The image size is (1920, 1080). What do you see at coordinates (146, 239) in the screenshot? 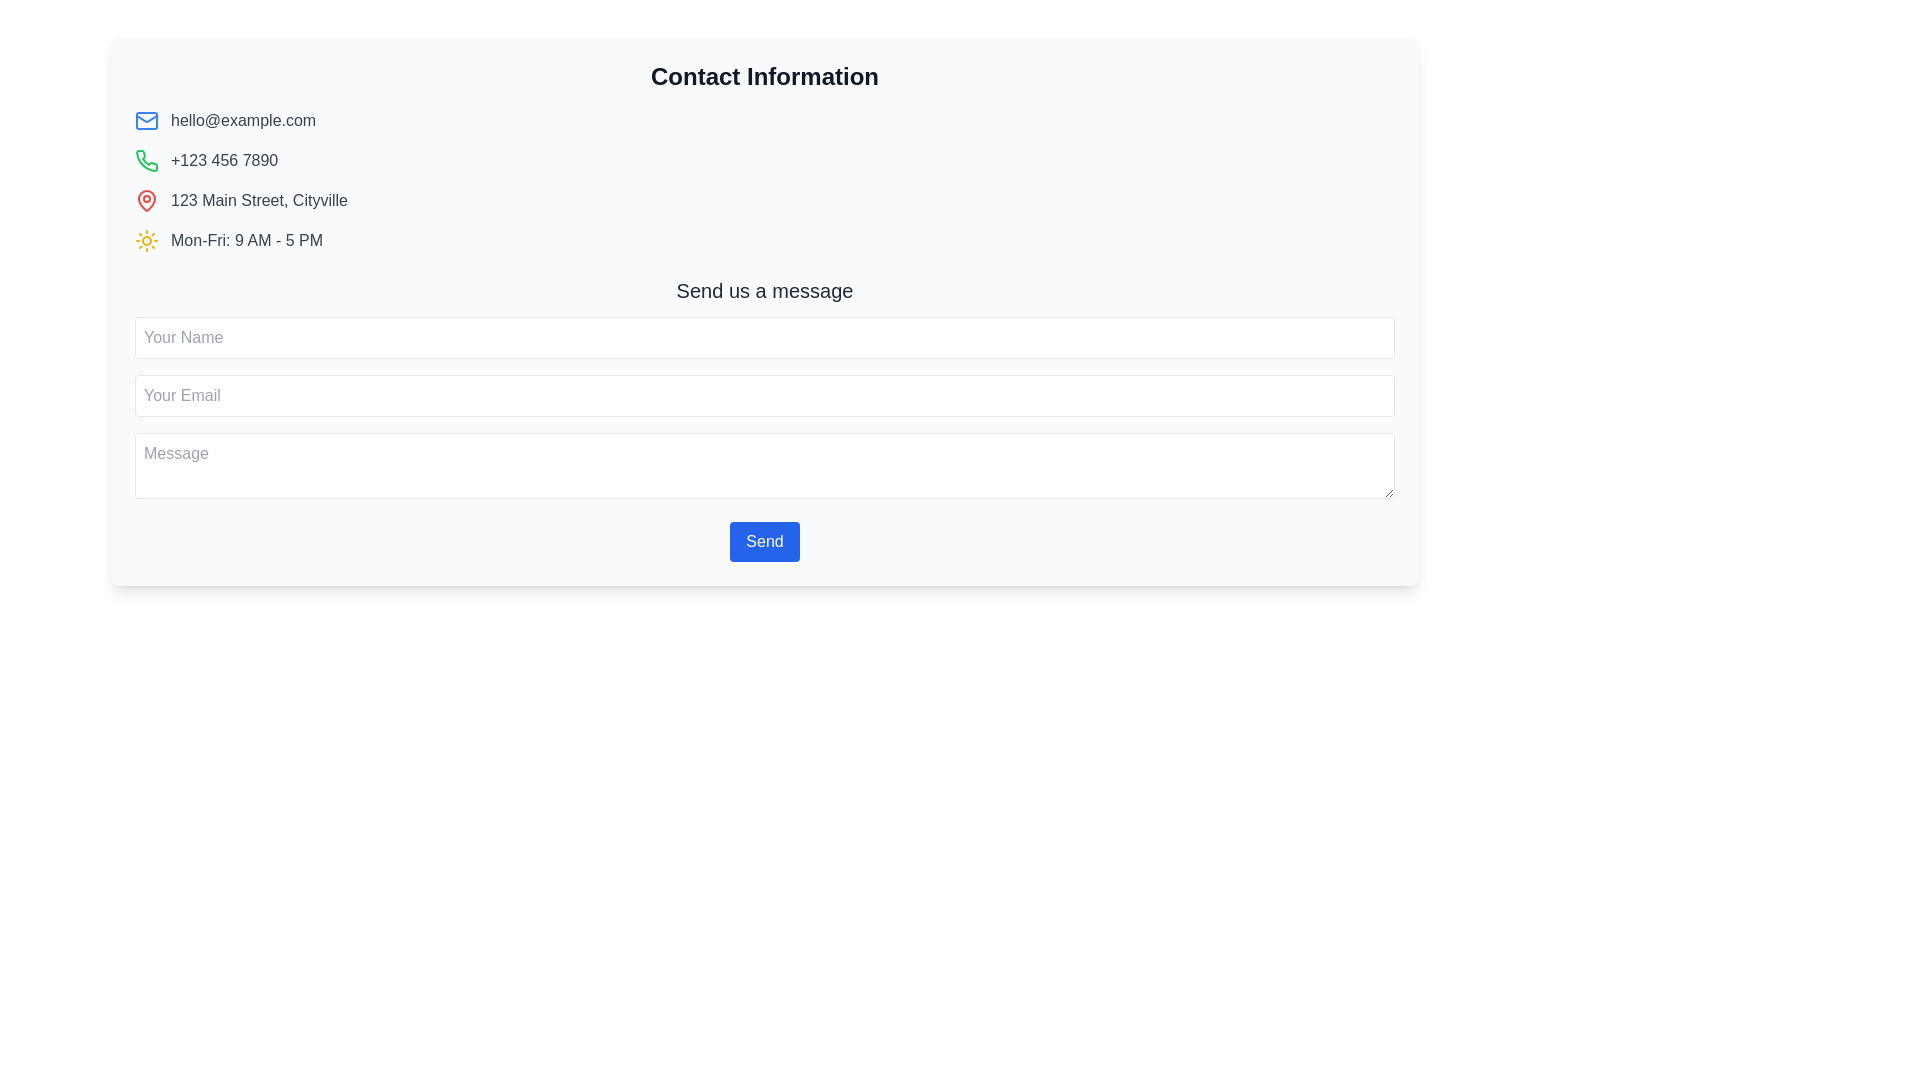
I see `the sun icon, which visually indicates working hours and is located to the left of the text 'Mon-Fri: 9 AM - 5 PM.' It is the fourth item in a vertically stacked list of icons` at bounding box center [146, 239].